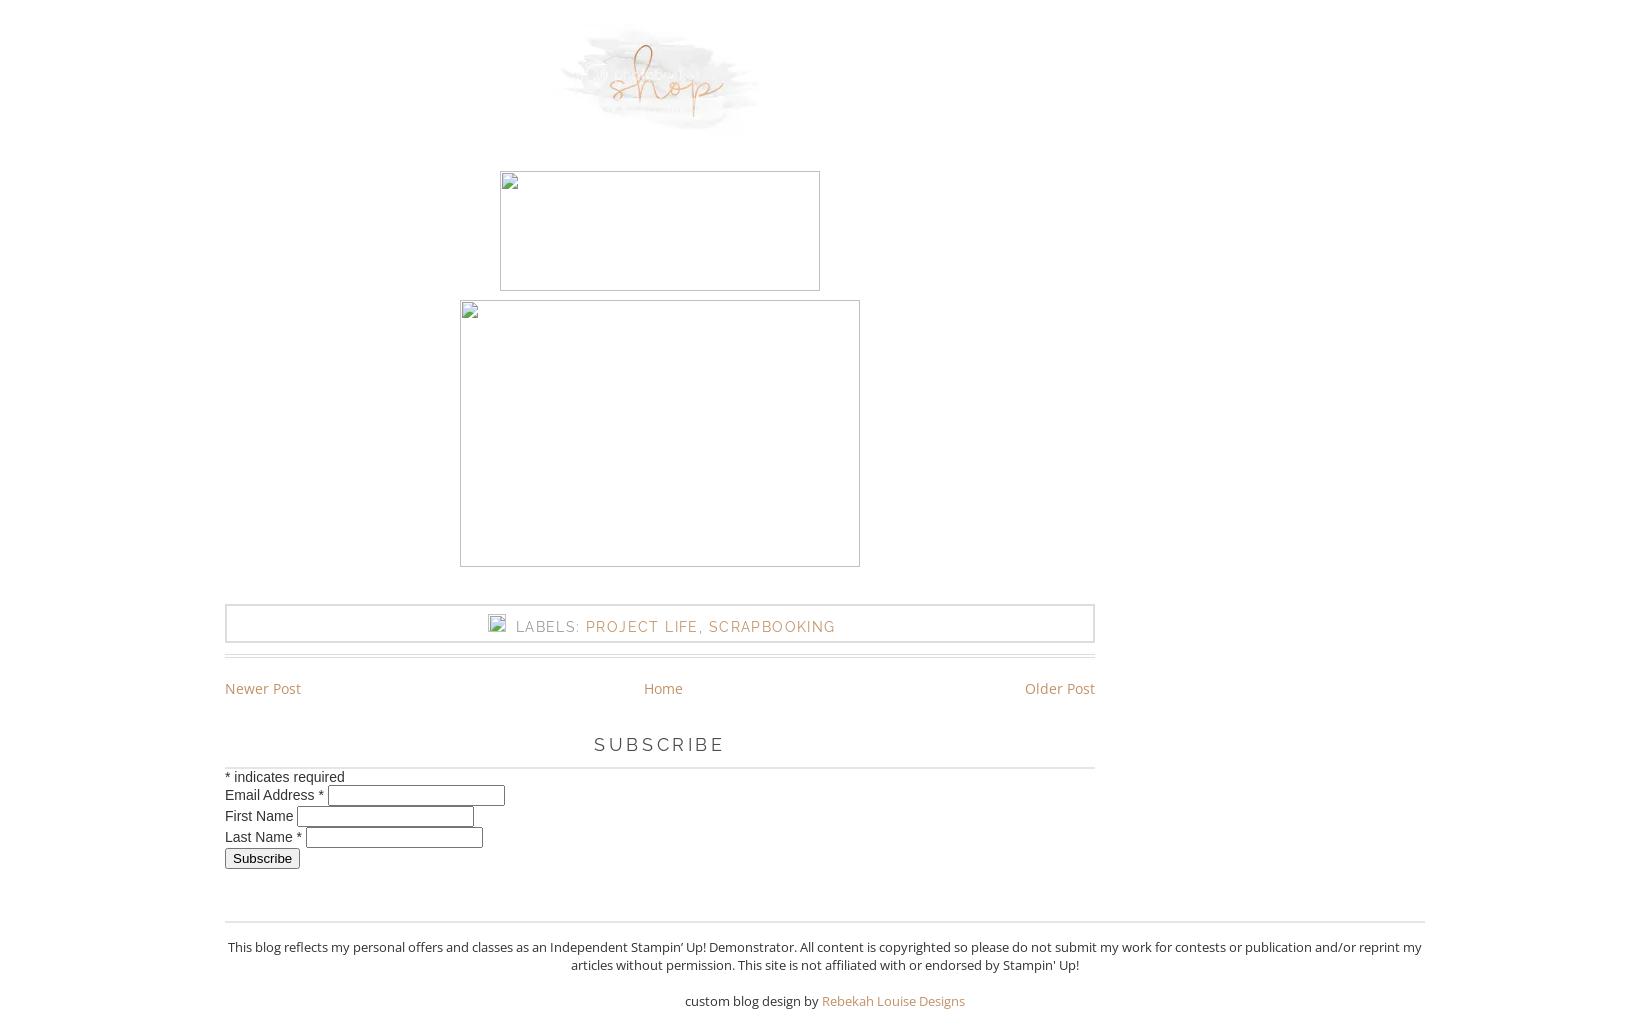 Image resolution: width=1650 pixels, height=1026 pixels. I want to click on 'Subscribe', so click(658, 743).